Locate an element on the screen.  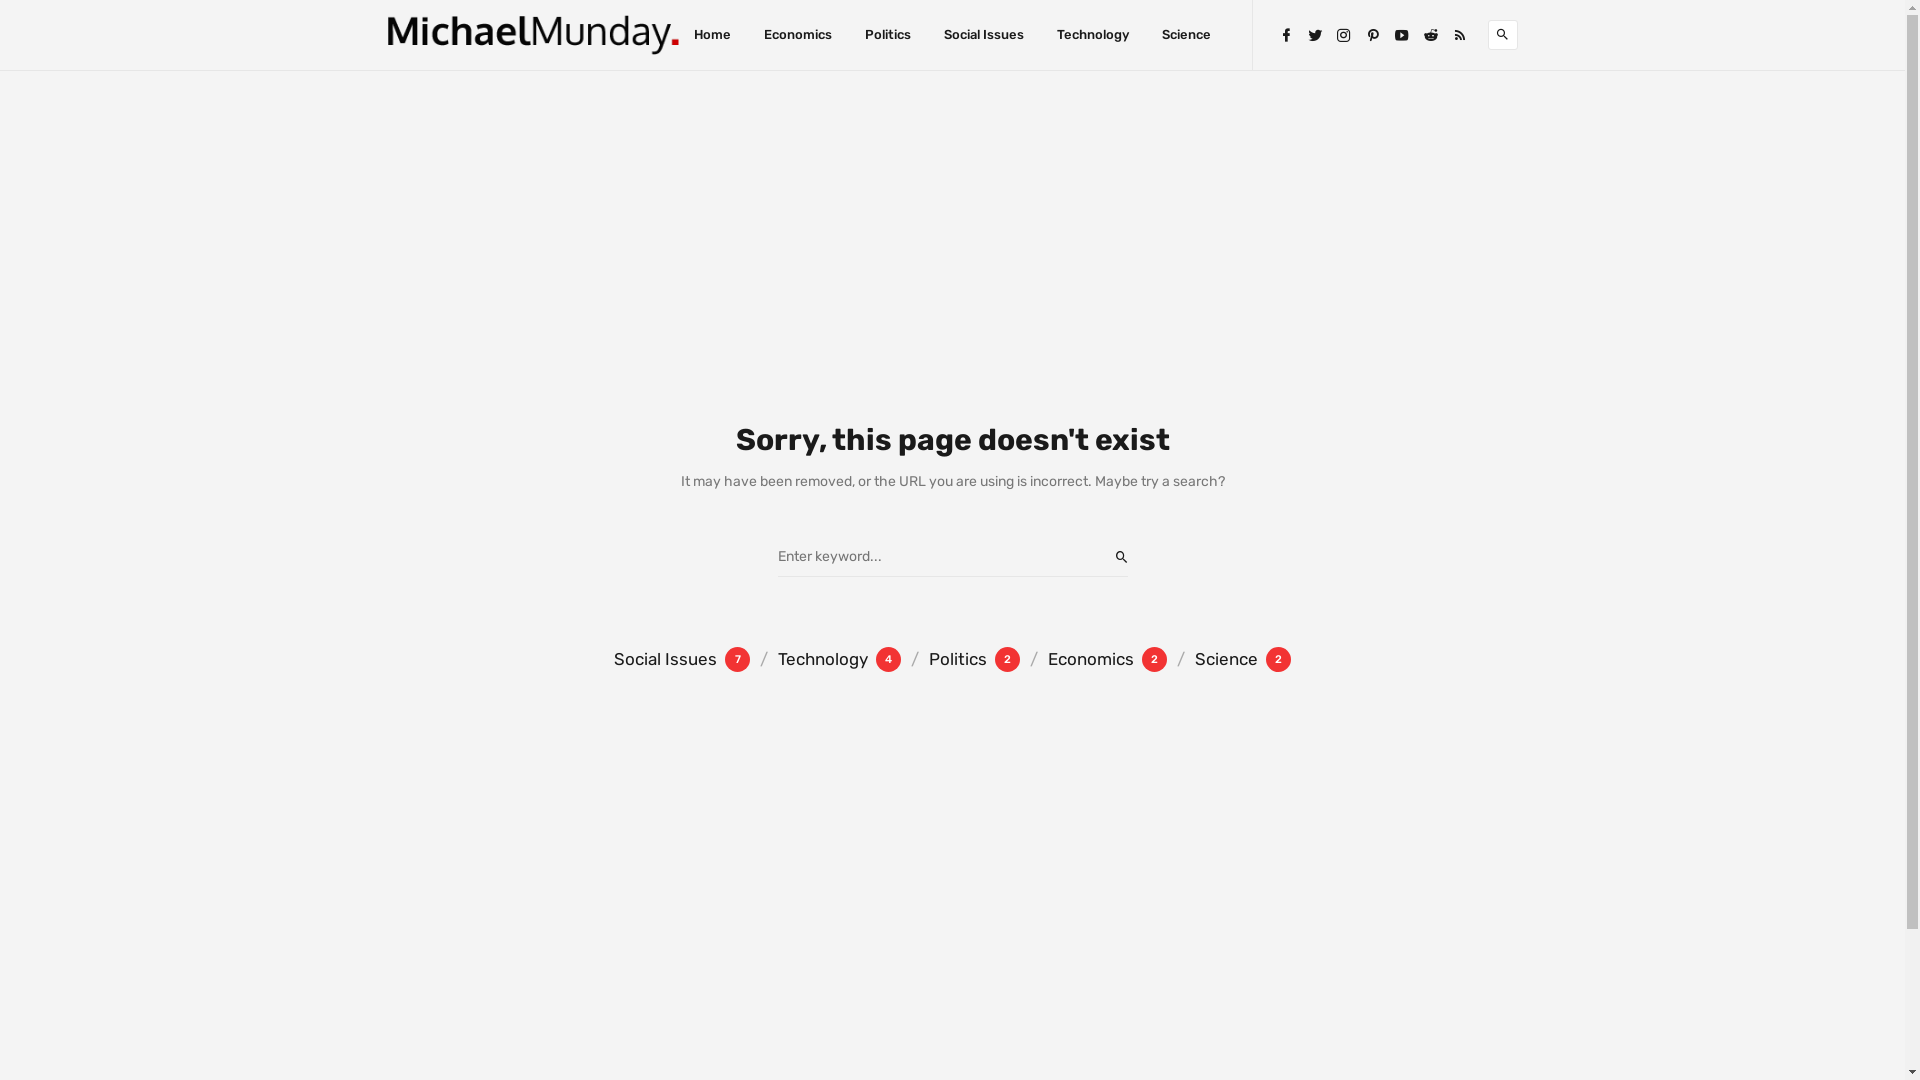
'Pinterest' is located at coordinates (1362, 34).